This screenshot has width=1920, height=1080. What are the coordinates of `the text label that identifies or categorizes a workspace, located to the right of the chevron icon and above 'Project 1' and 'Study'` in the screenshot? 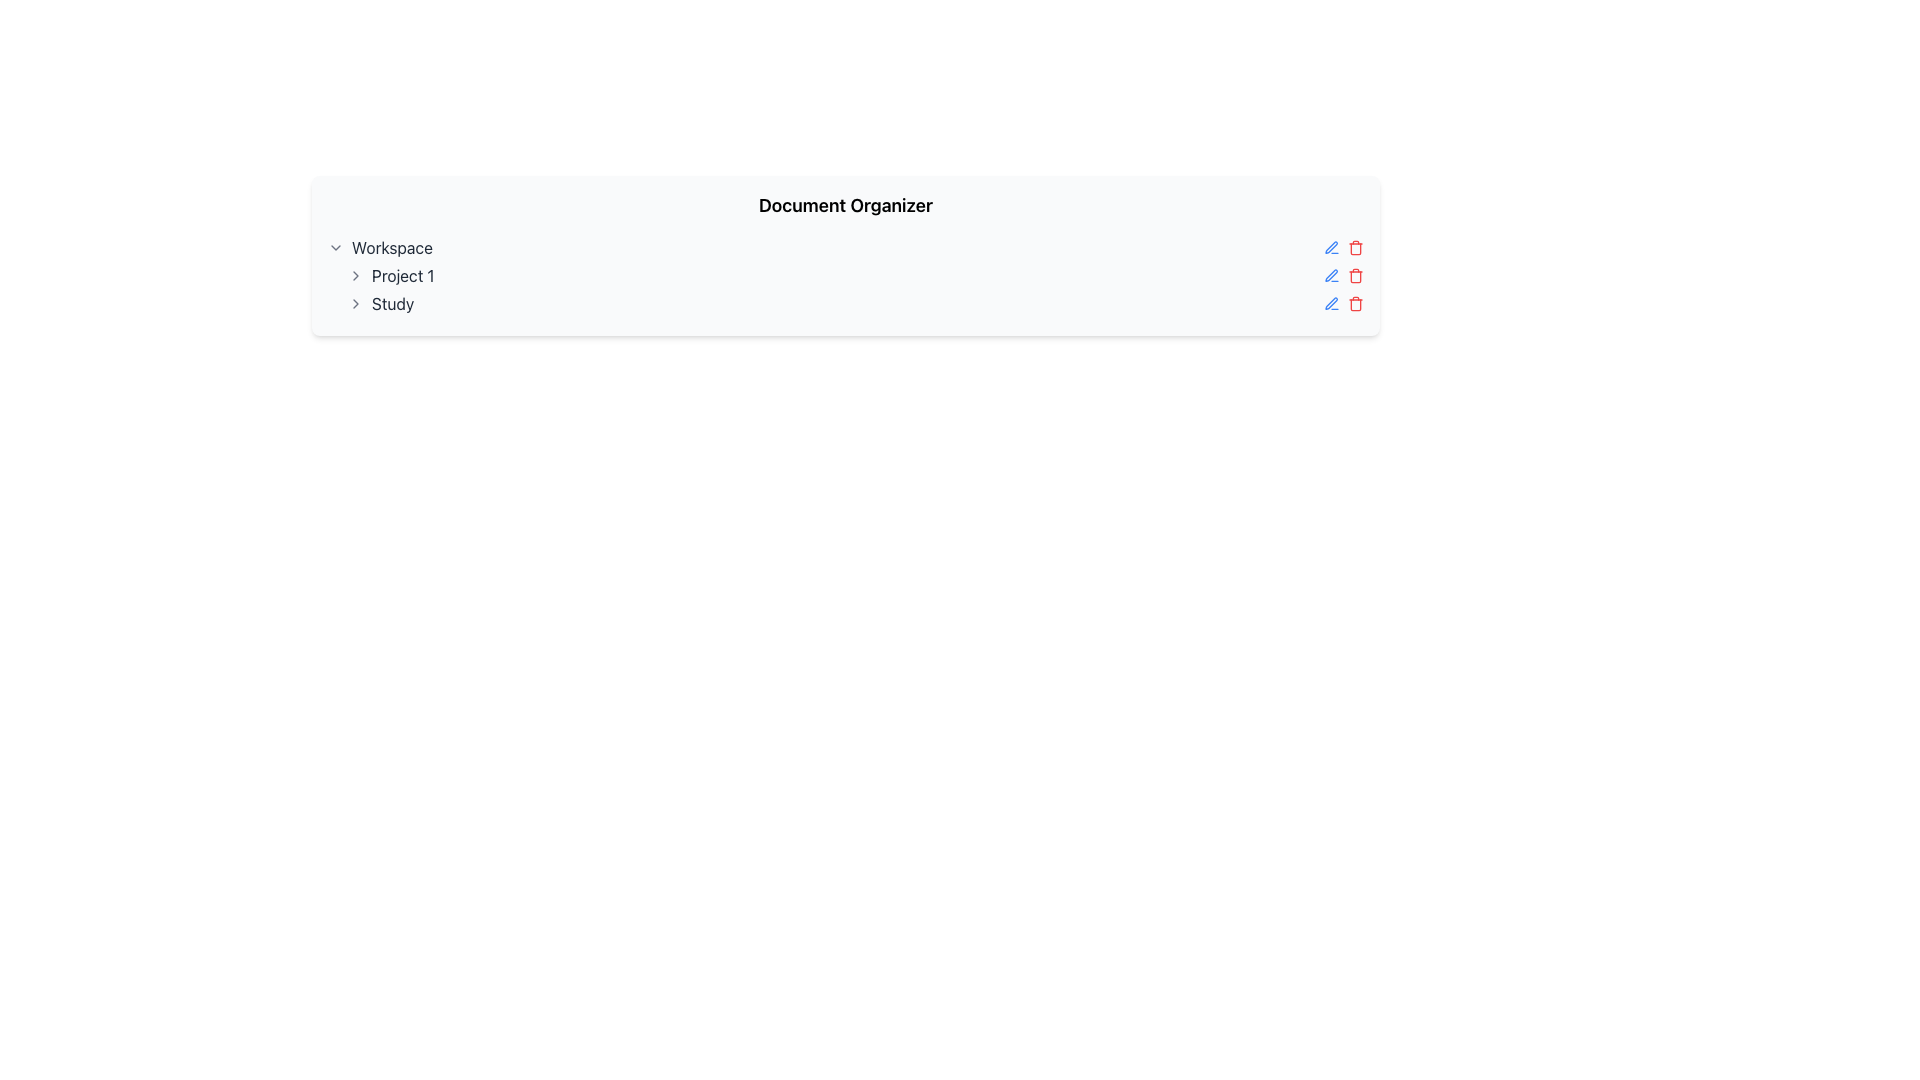 It's located at (392, 246).